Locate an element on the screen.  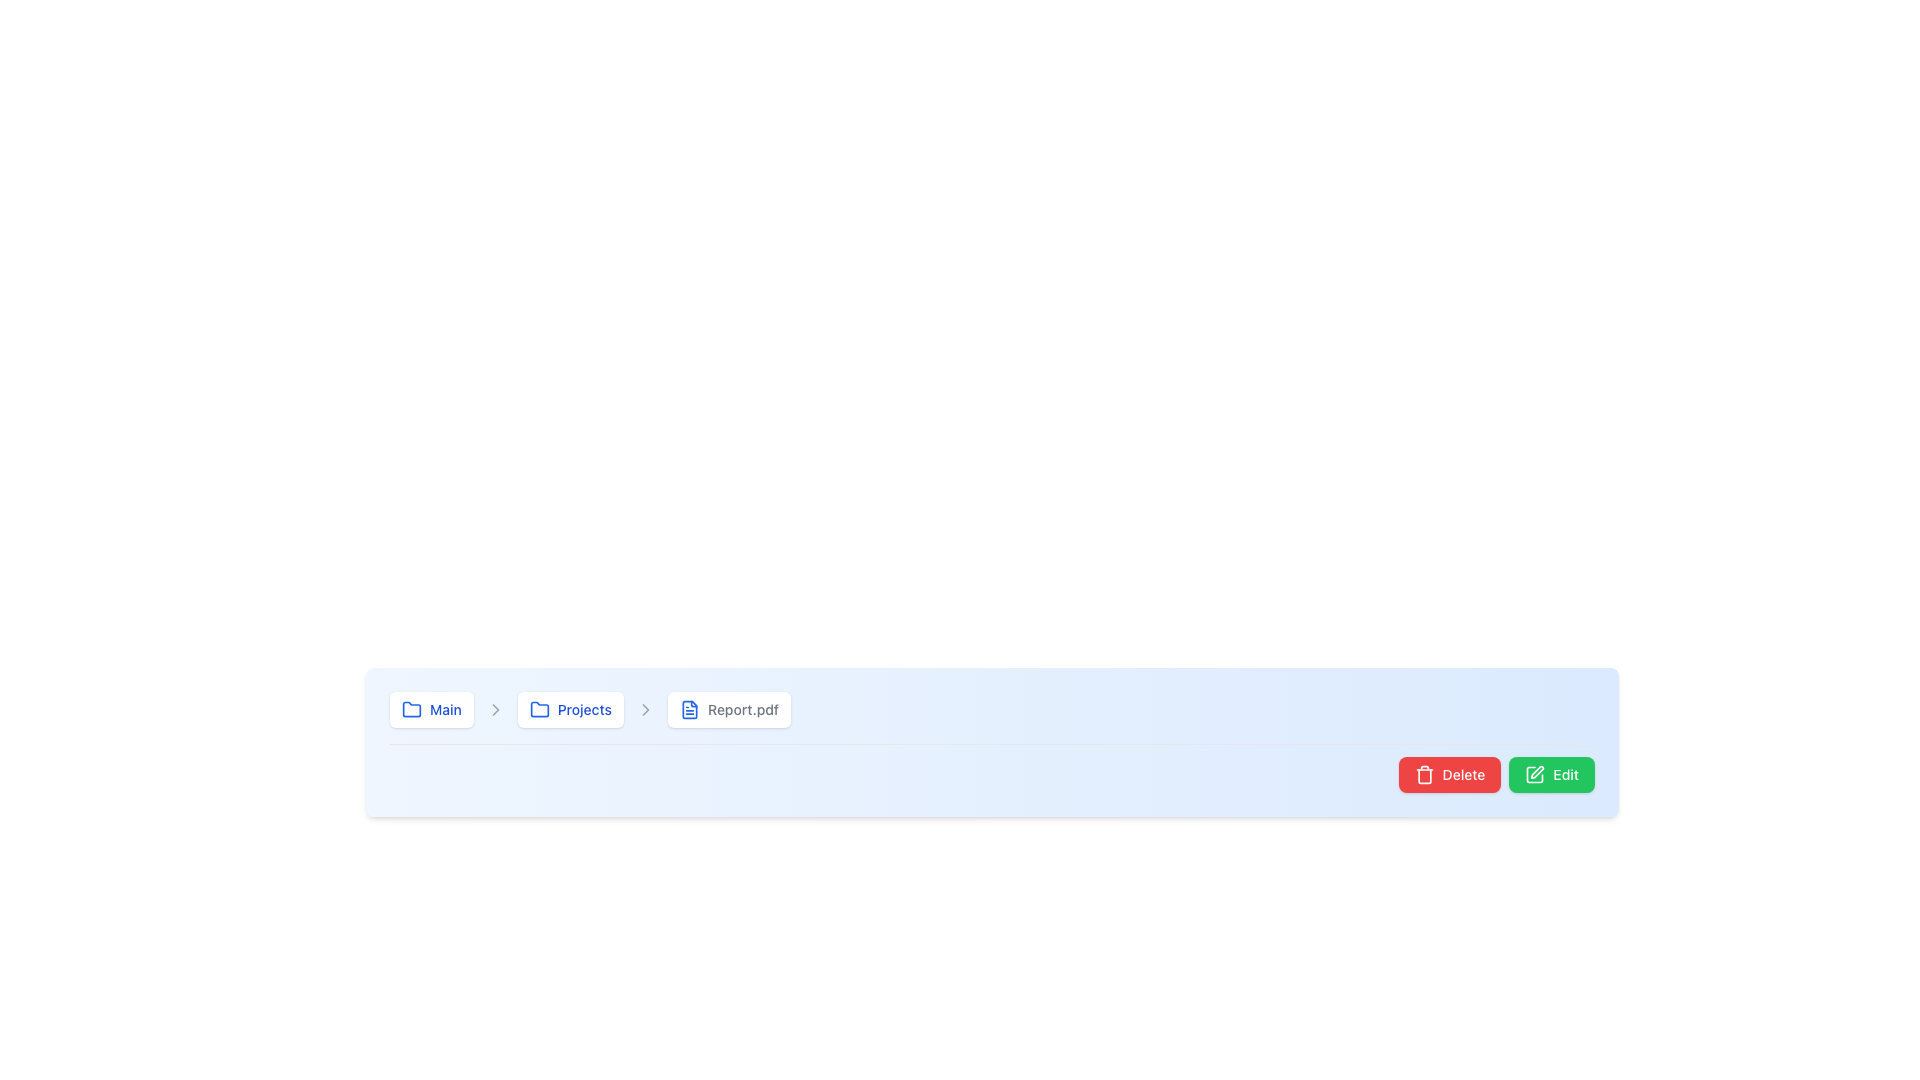
the 'Main' text label that indicates the name or title associated with the folder in the navigation interface, positioned to the right of the folder icon is located at coordinates (444, 708).